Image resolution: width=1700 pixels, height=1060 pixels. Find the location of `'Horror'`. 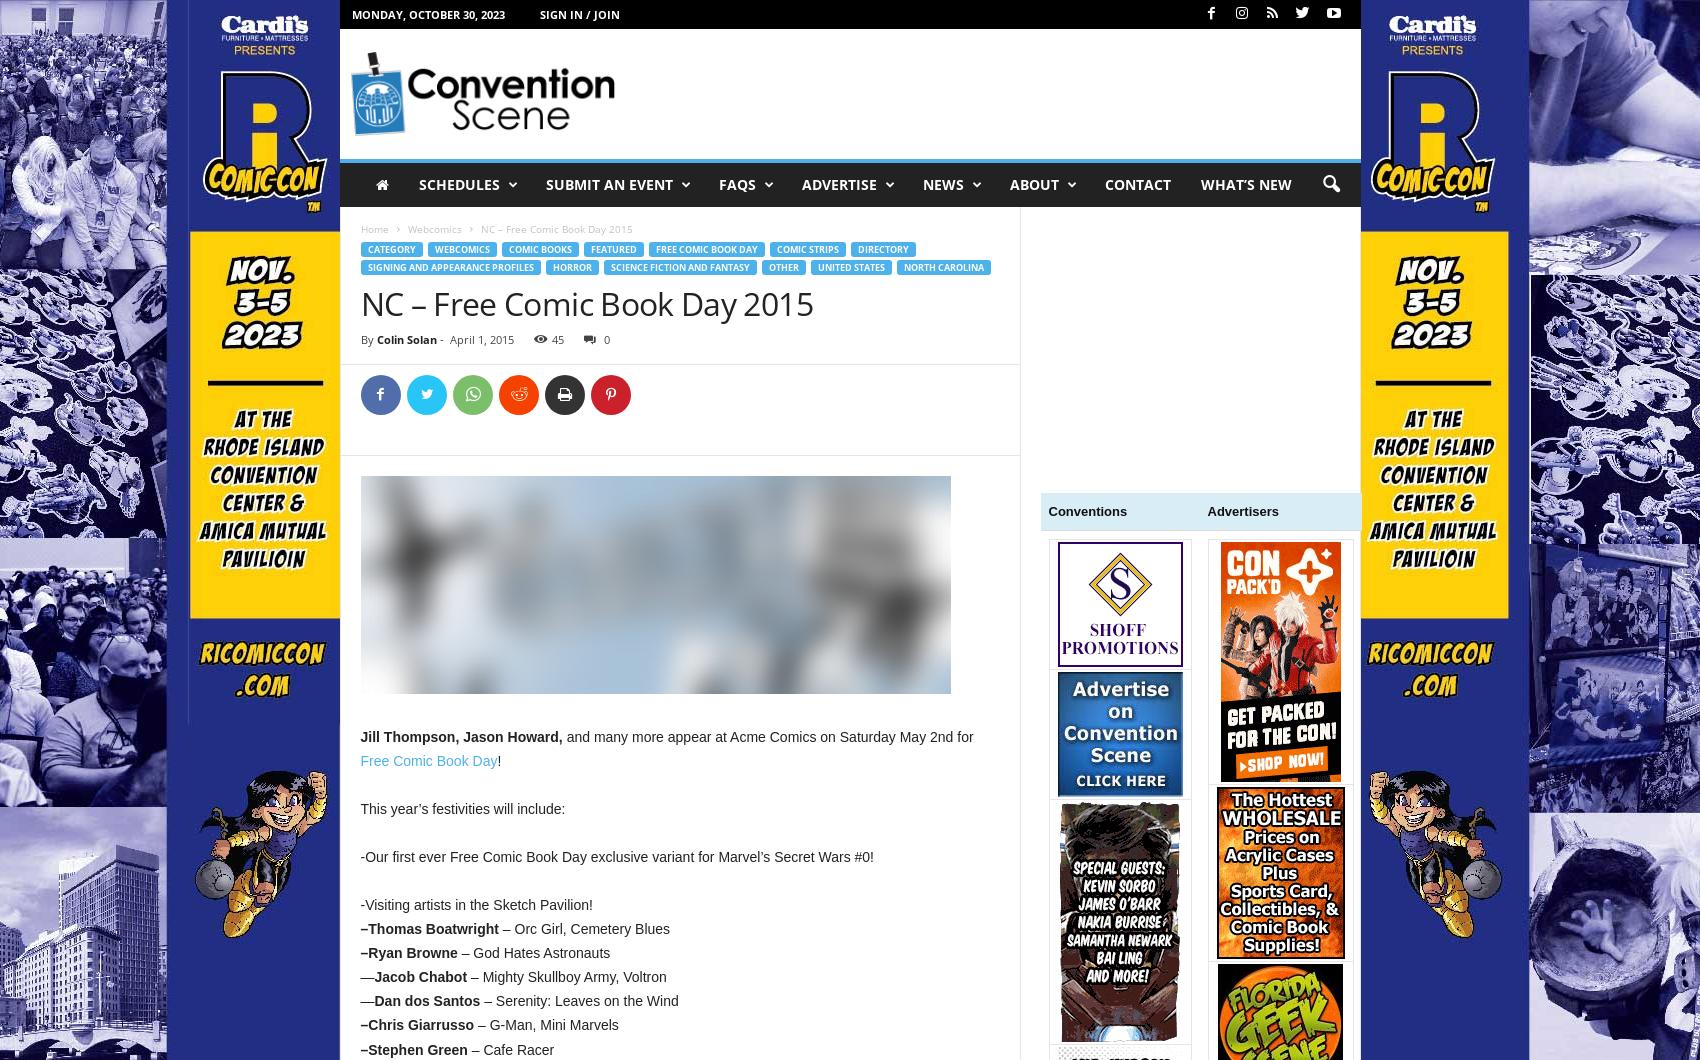

'Horror' is located at coordinates (570, 267).